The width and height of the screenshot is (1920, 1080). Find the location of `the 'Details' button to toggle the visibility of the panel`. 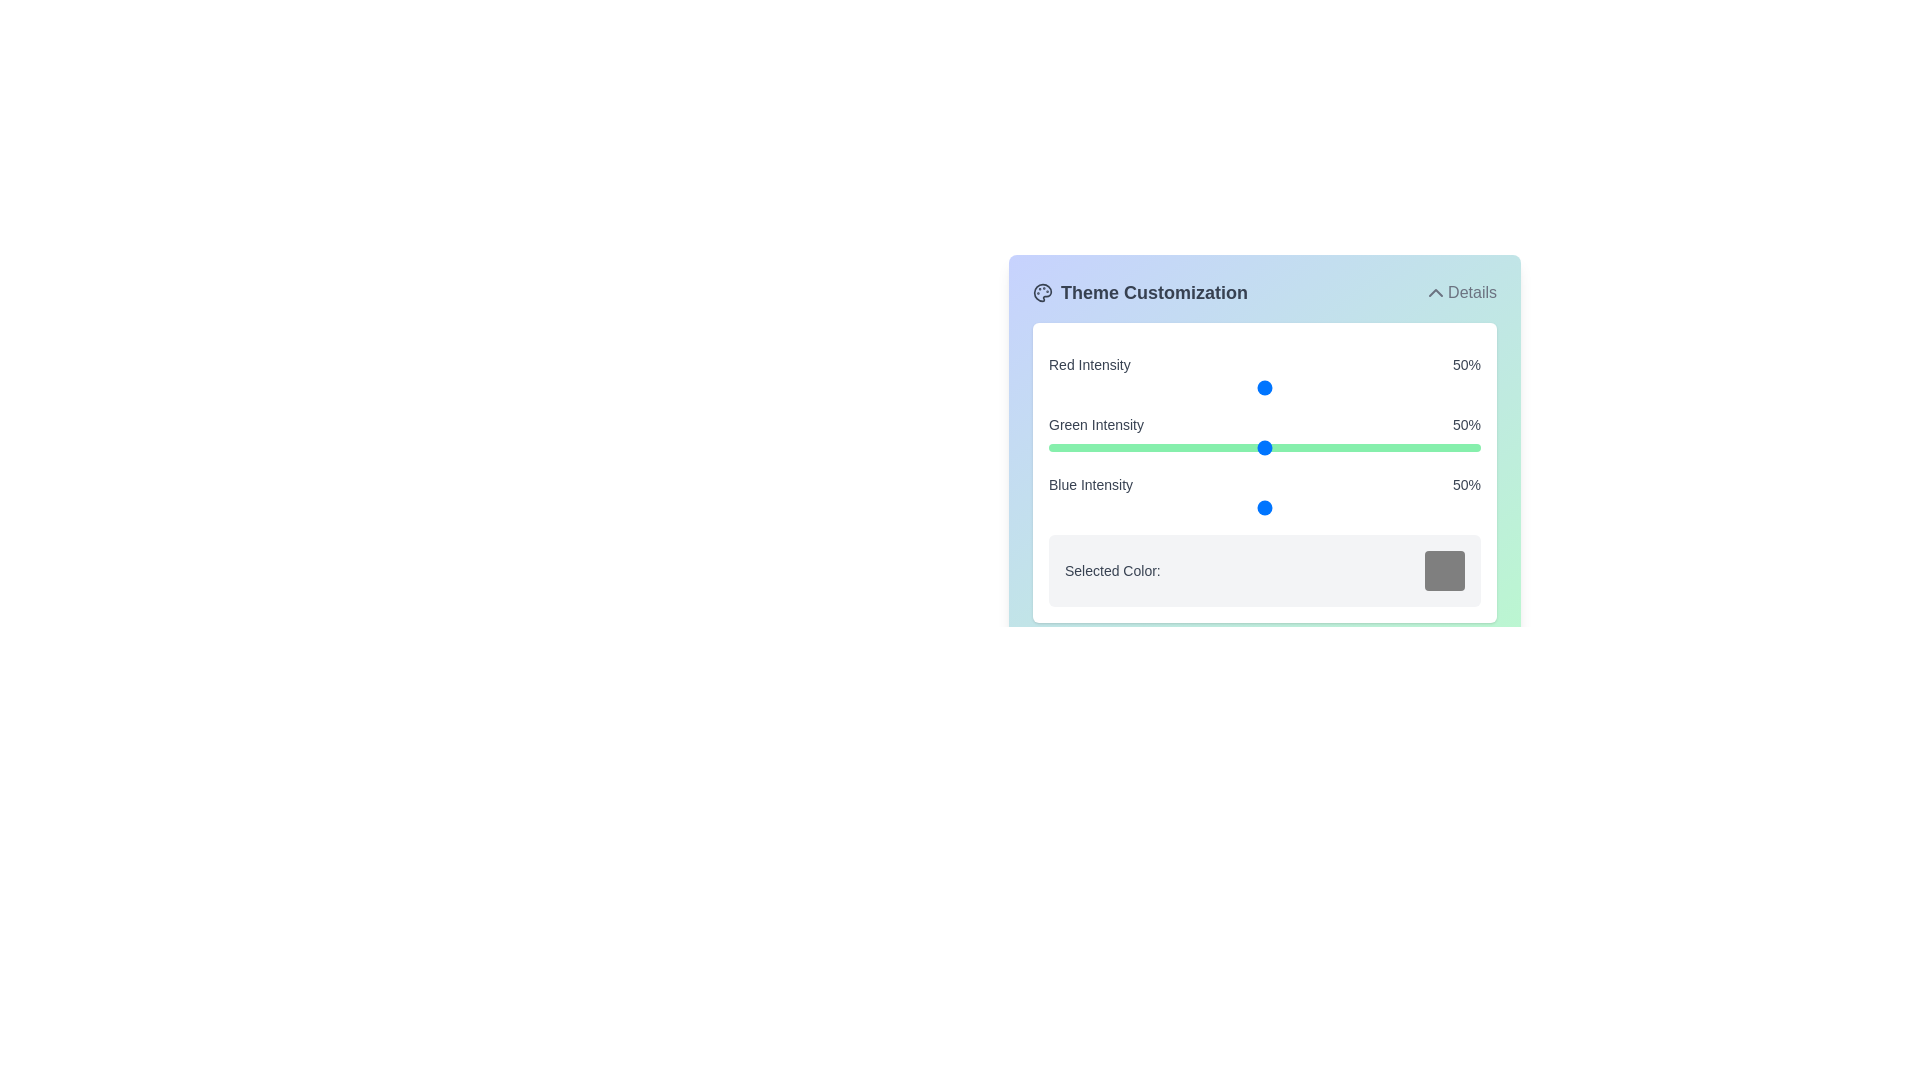

the 'Details' button to toggle the visibility of the panel is located at coordinates (1459, 293).